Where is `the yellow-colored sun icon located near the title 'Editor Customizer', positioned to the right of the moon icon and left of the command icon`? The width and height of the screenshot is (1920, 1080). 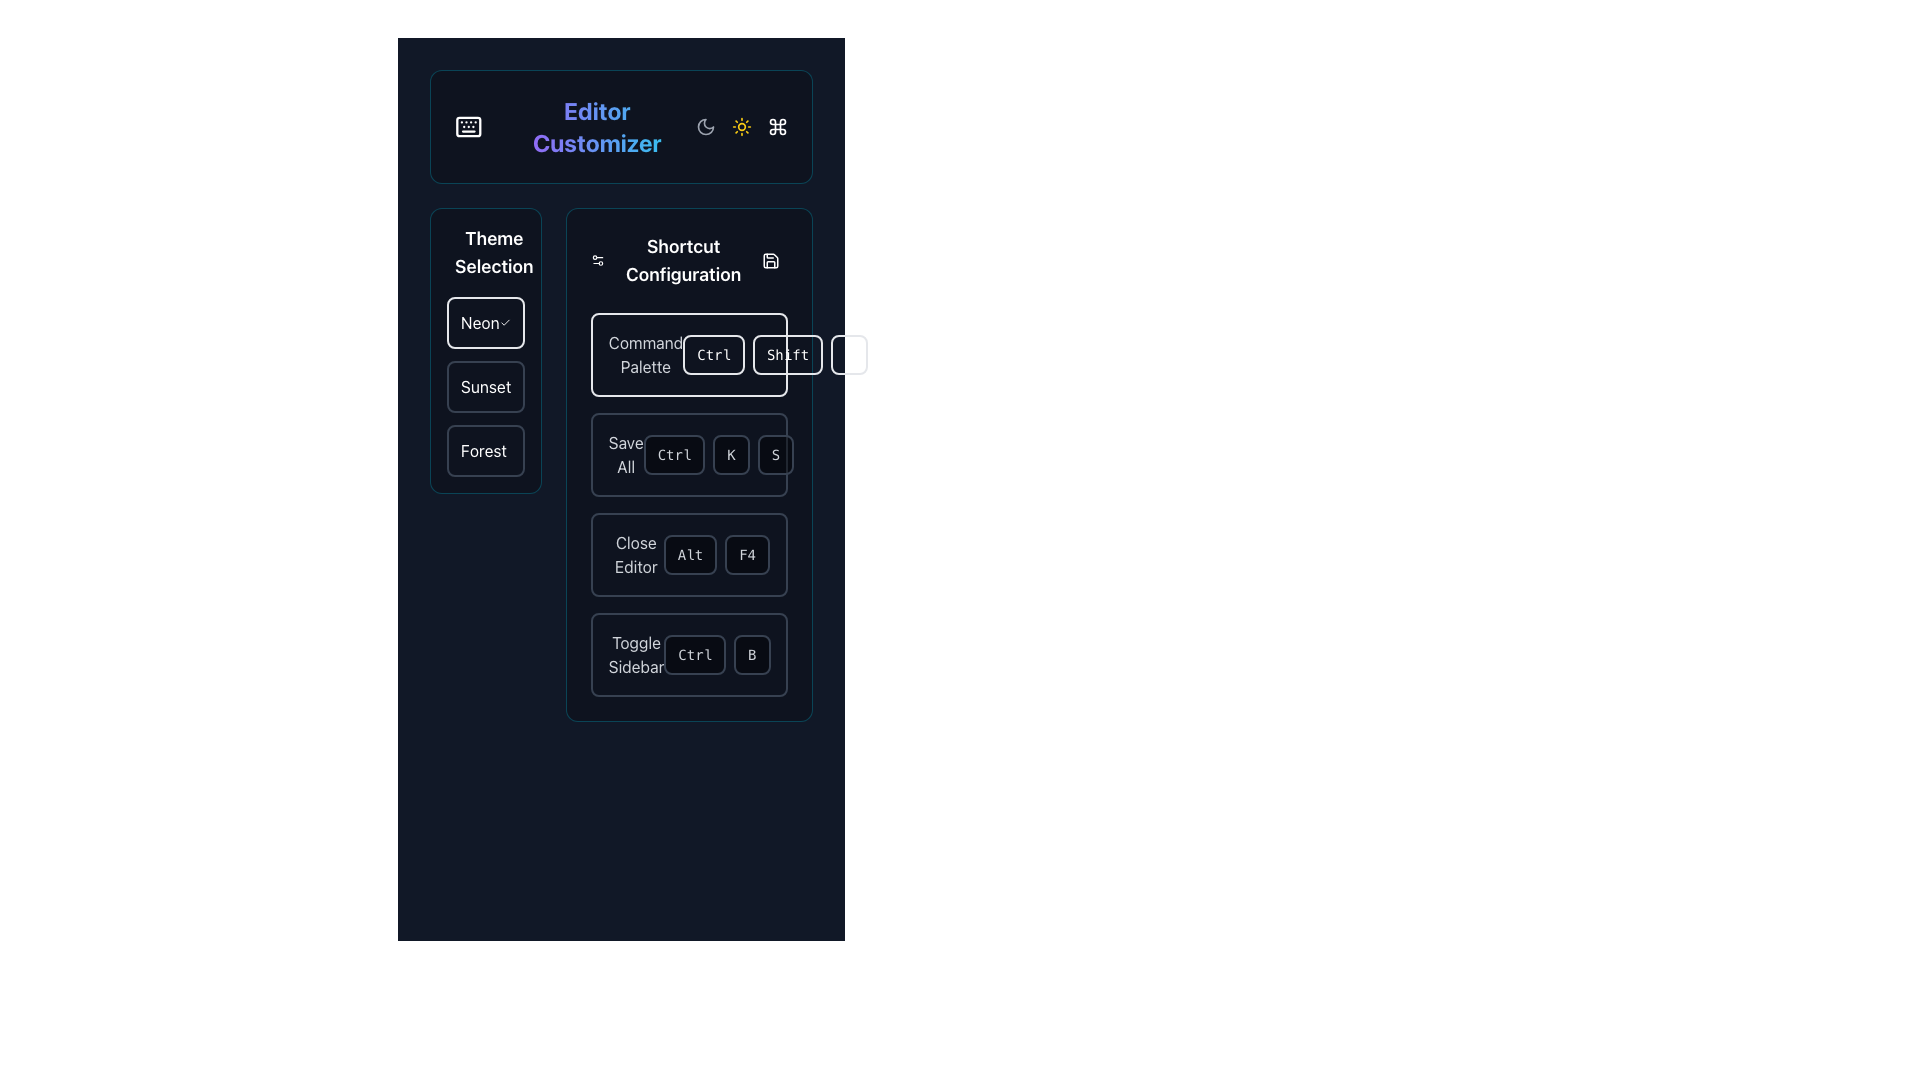
the yellow-colored sun icon located near the title 'Editor Customizer', positioned to the right of the moon icon and left of the command icon is located at coordinates (741, 127).